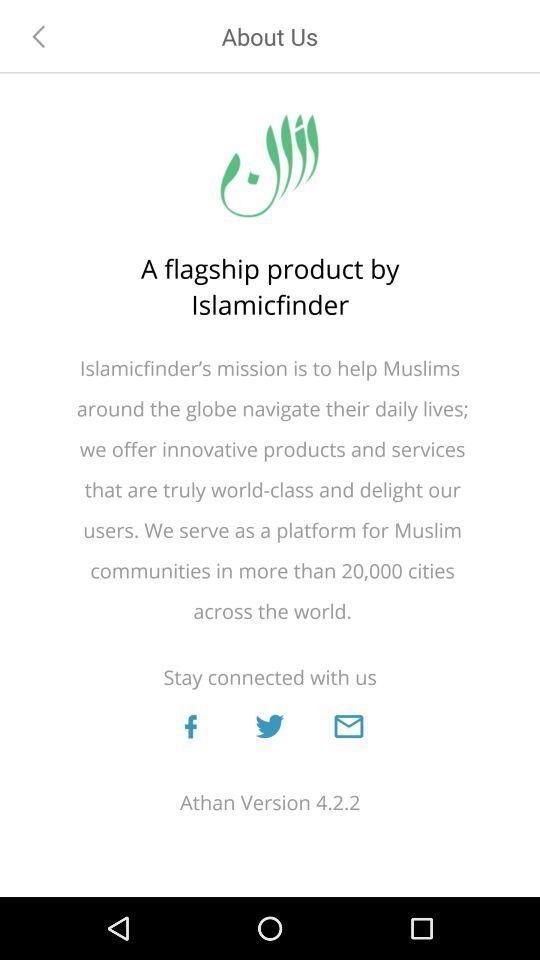 The image size is (540, 960). What do you see at coordinates (347, 725) in the screenshot?
I see `email us` at bounding box center [347, 725].